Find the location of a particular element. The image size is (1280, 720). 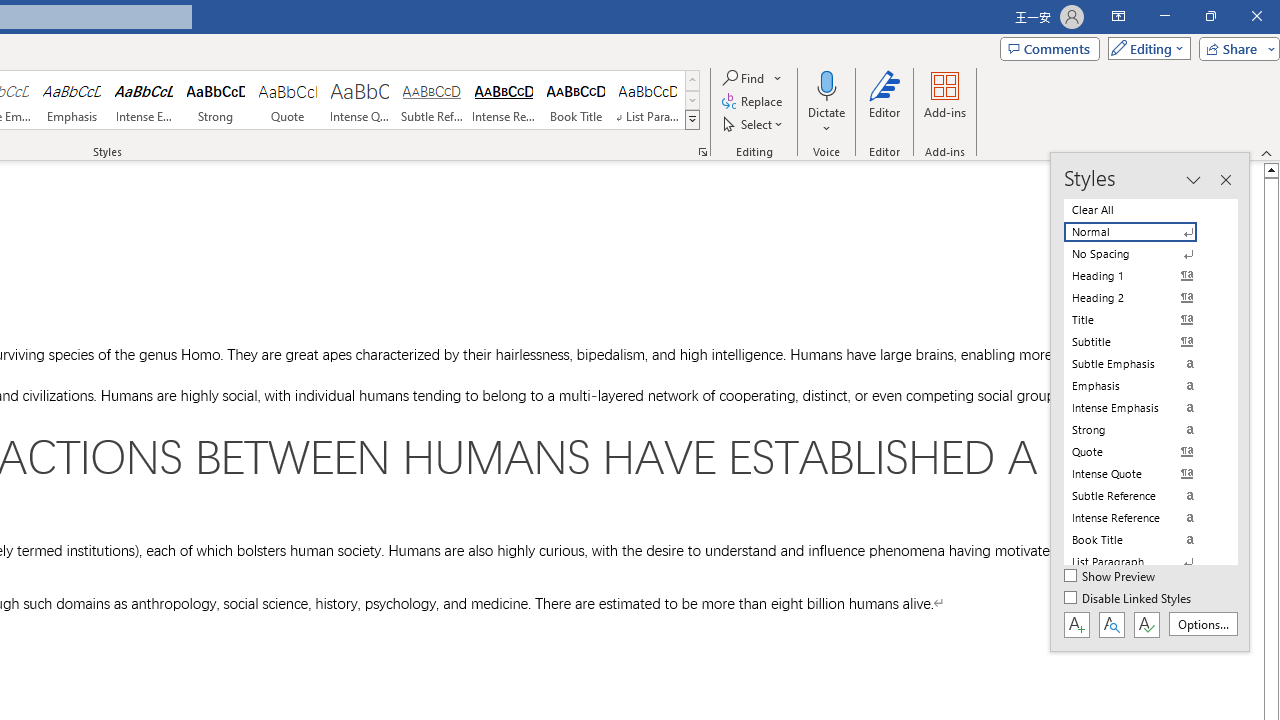

'Editing' is located at coordinates (1144, 47).